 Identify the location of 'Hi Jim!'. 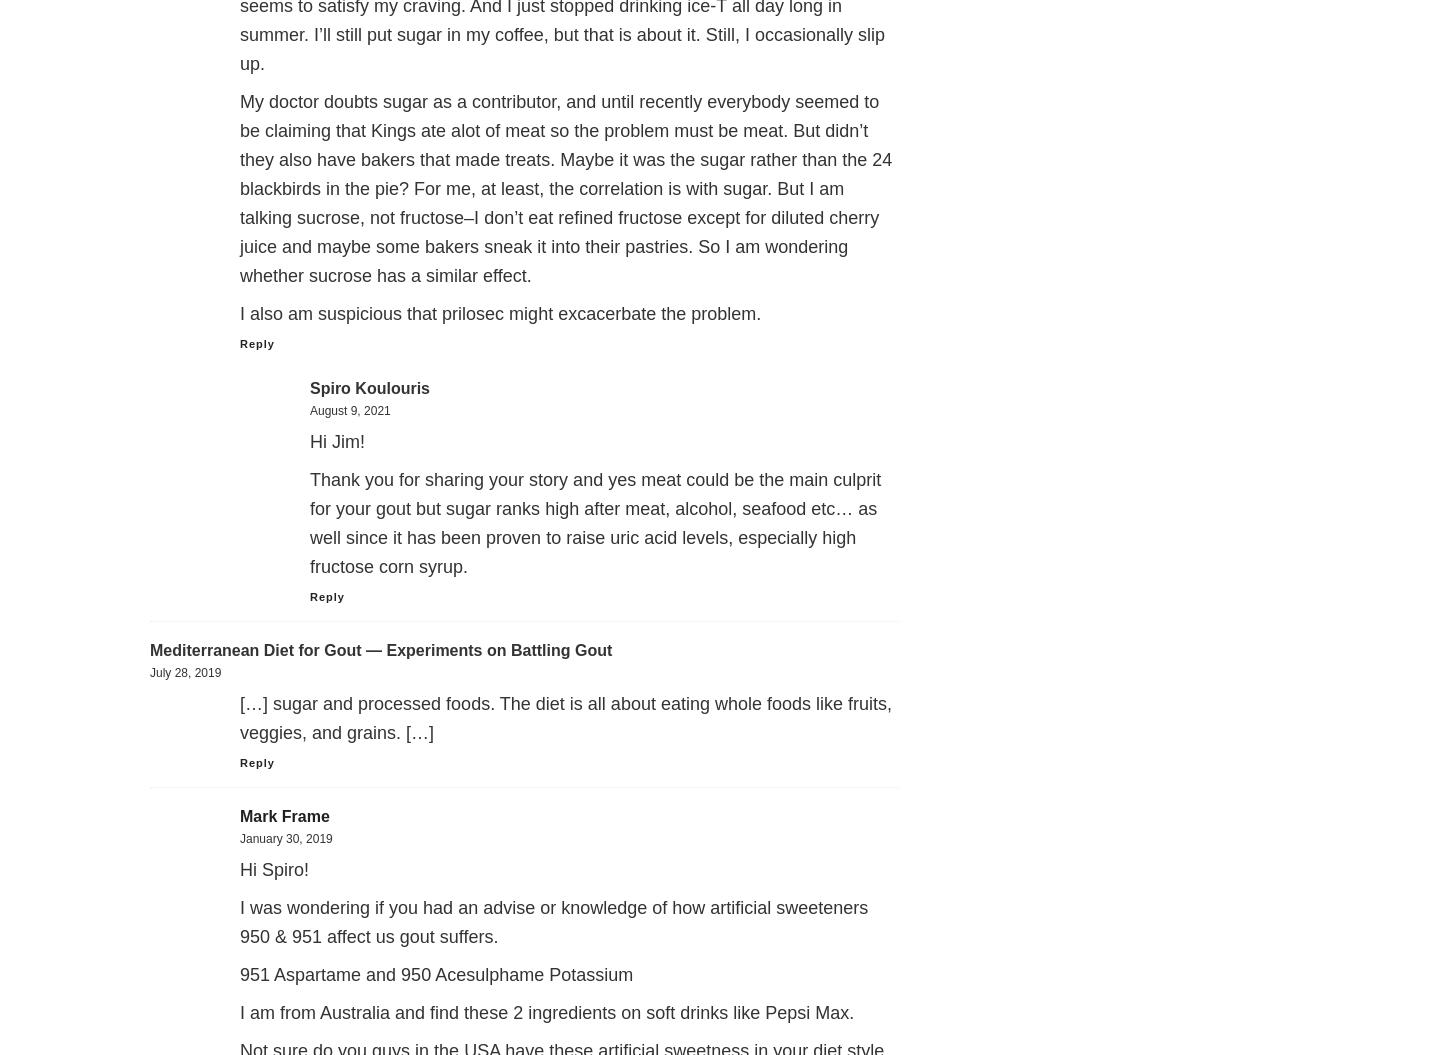
(337, 441).